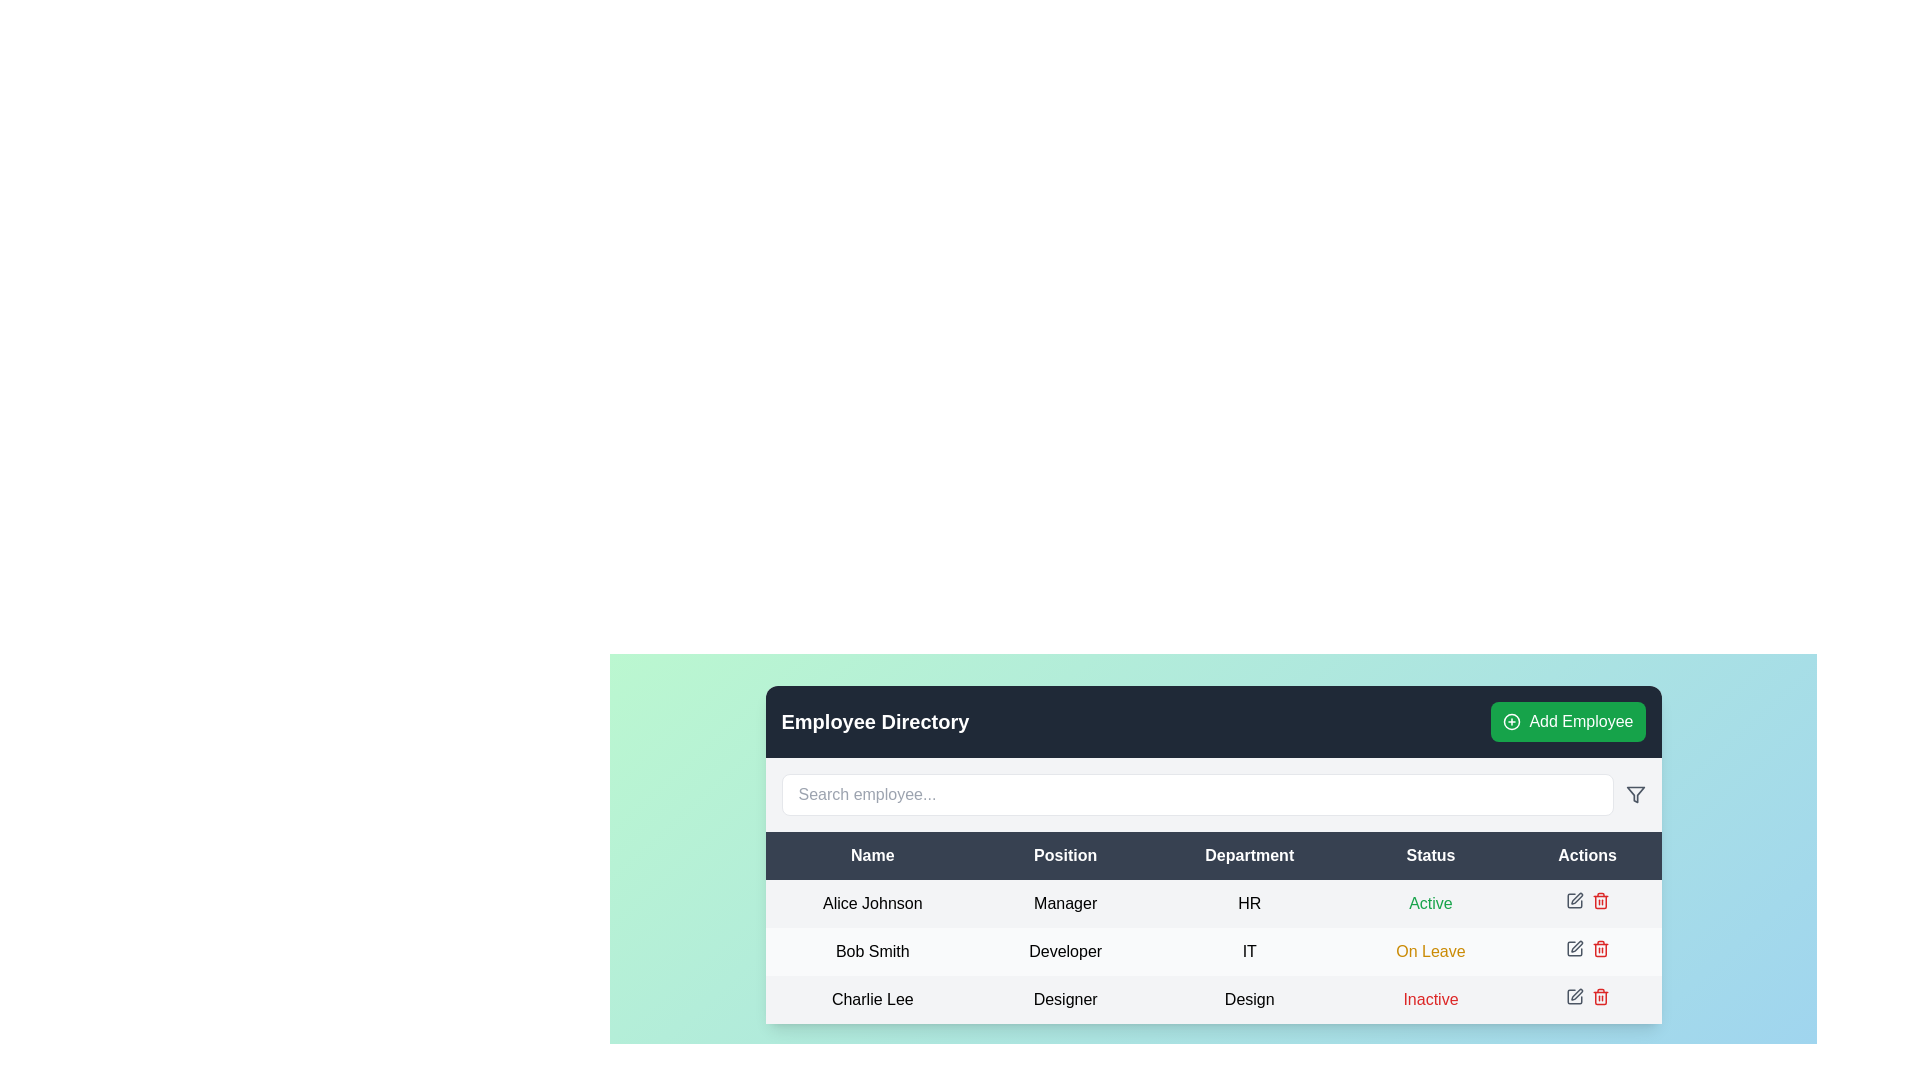 Image resolution: width=1920 pixels, height=1080 pixels. Describe the element at coordinates (1573, 901) in the screenshot. I see `the Edit Button icon, which is a minimal square with rounded corners located in the Actions column of the HR department's table row, to initiate editing` at that location.